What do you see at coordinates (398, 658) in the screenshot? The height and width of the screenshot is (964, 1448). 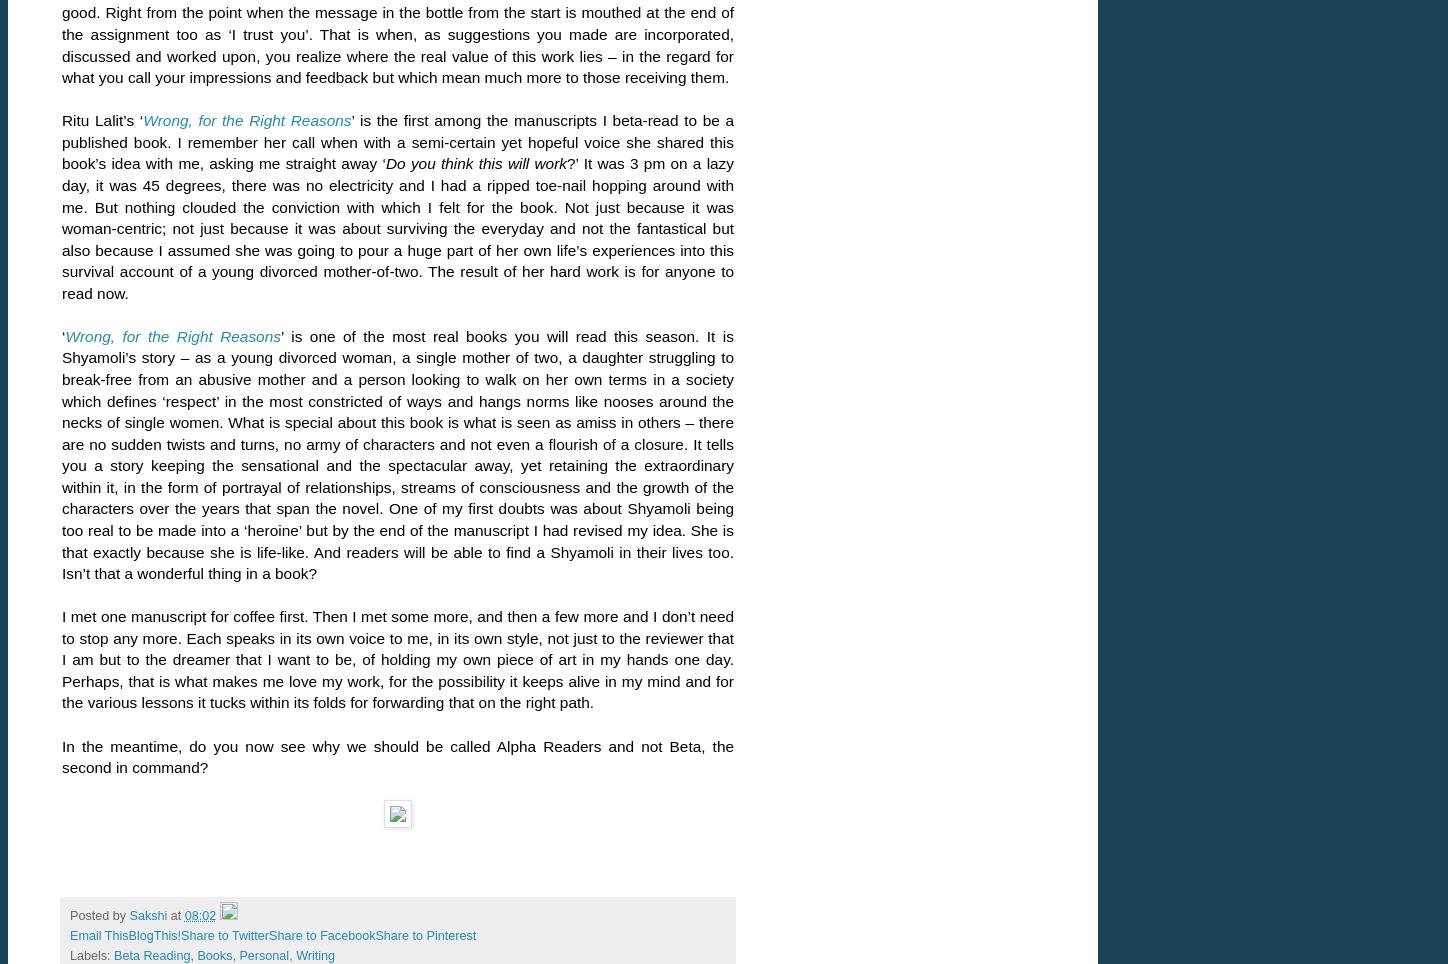 I see `'I met one manuscript for coffee first. Then I met some more, and then a few more and I don’t need to stop any more. Each speaks in its own voice to me, in its own style, not just to the reviewer that I am but to the dreamer that I want to be, of holding my own piece of art in my hands one day. Perhaps, that is what makes me love my work, for the possibility it keeps alive in my mind and for the various lessons it tucks within its folds for forwarding that on the right path.'` at bounding box center [398, 658].